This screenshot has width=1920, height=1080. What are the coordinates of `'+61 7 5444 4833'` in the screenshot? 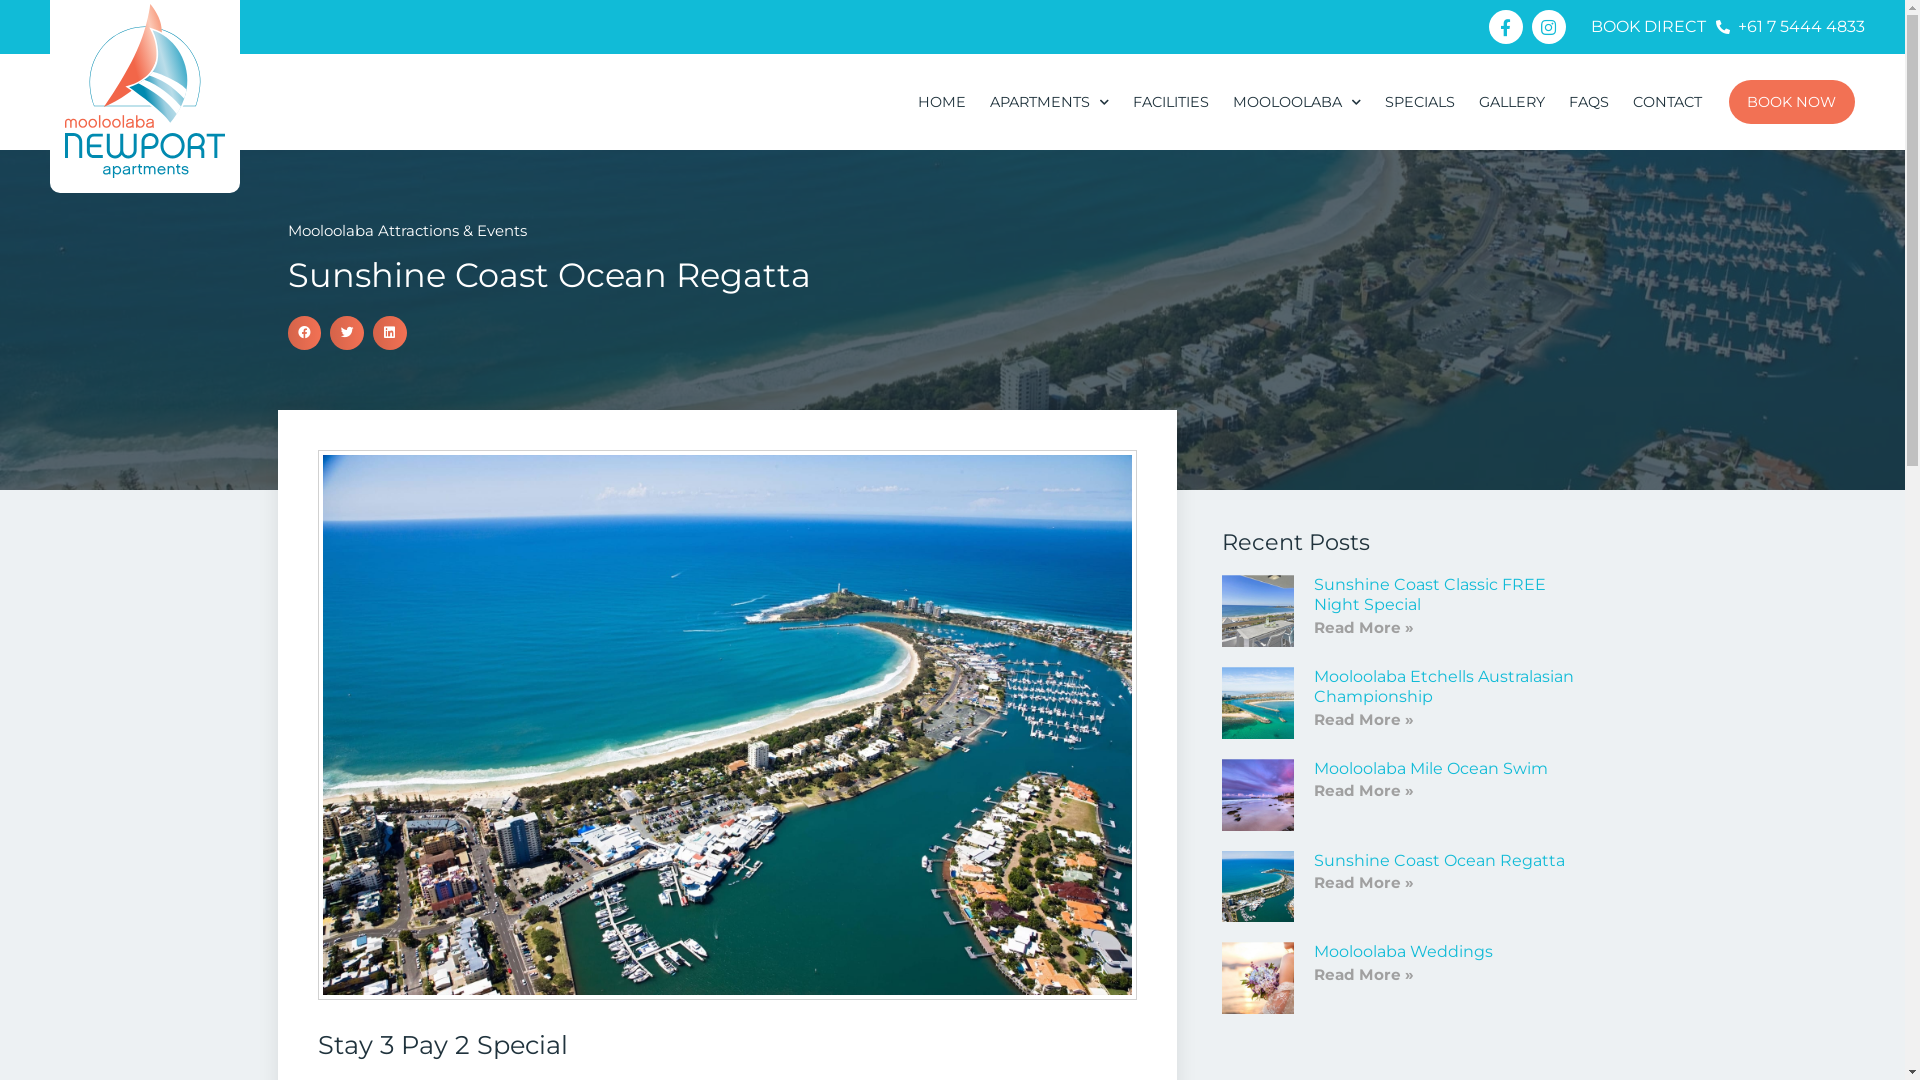 It's located at (1790, 27).